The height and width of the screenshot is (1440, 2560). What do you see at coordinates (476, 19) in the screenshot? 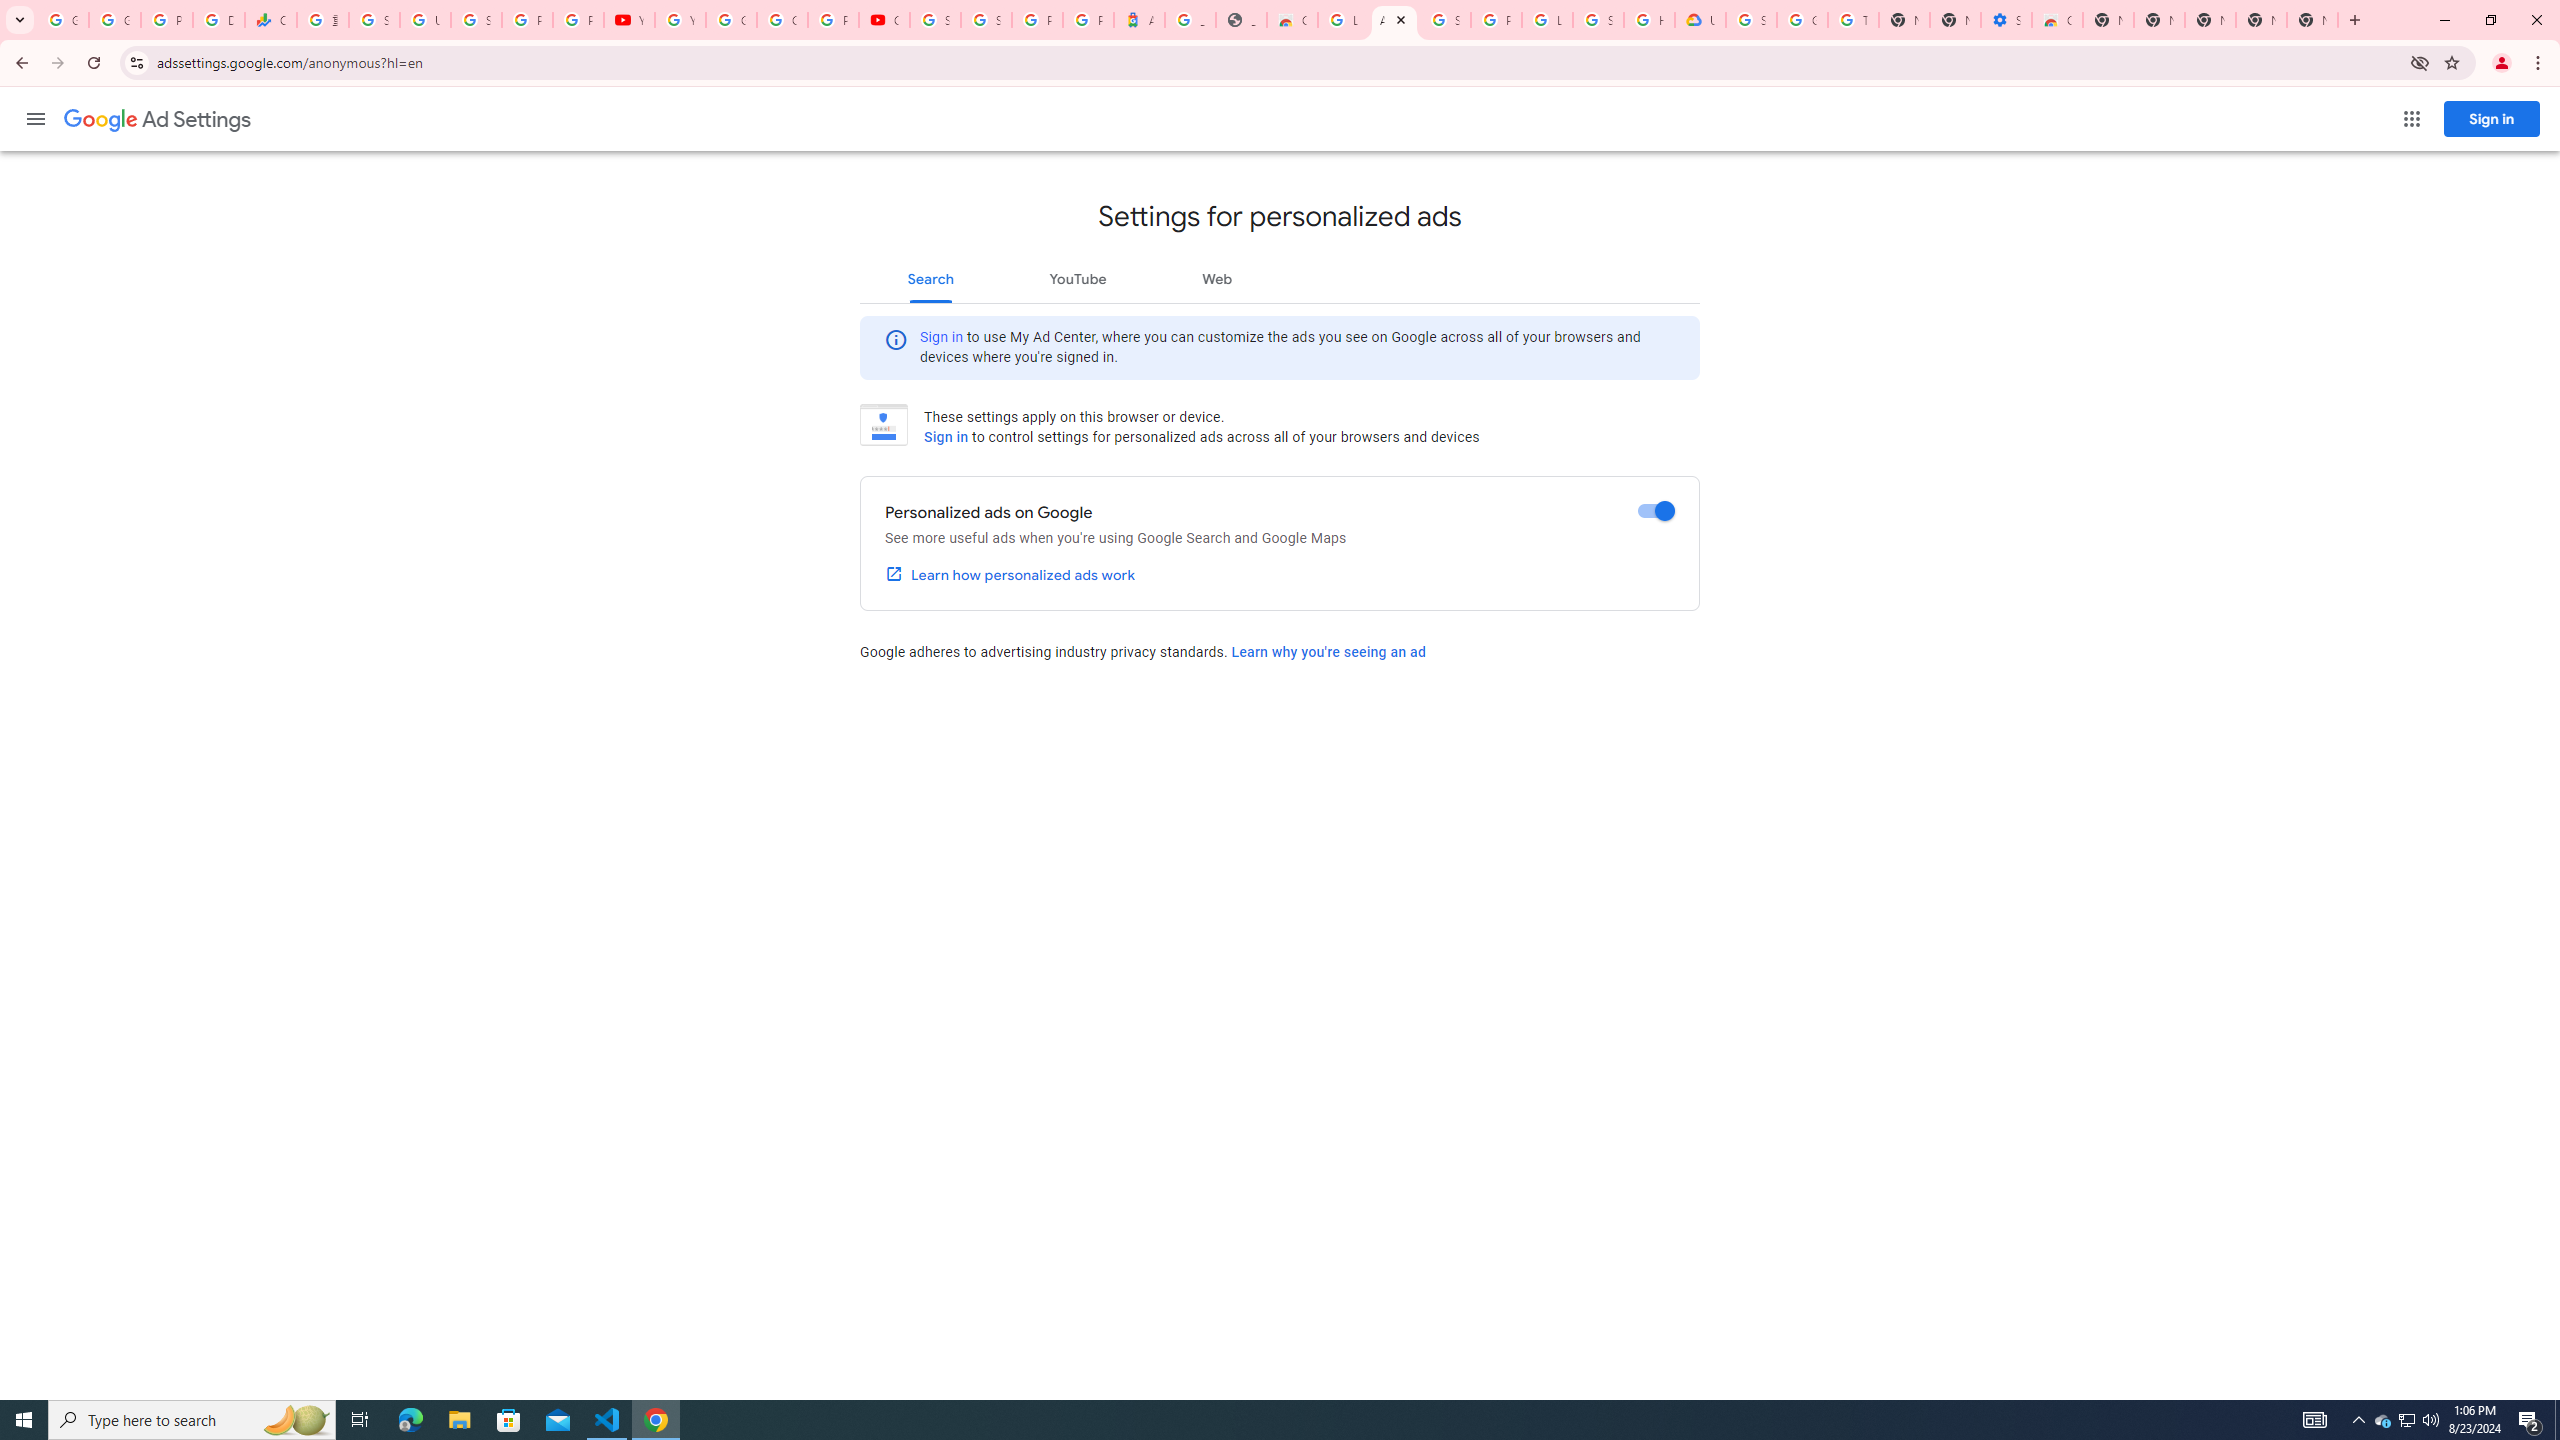
I see `'Sign in - Google Accounts'` at bounding box center [476, 19].